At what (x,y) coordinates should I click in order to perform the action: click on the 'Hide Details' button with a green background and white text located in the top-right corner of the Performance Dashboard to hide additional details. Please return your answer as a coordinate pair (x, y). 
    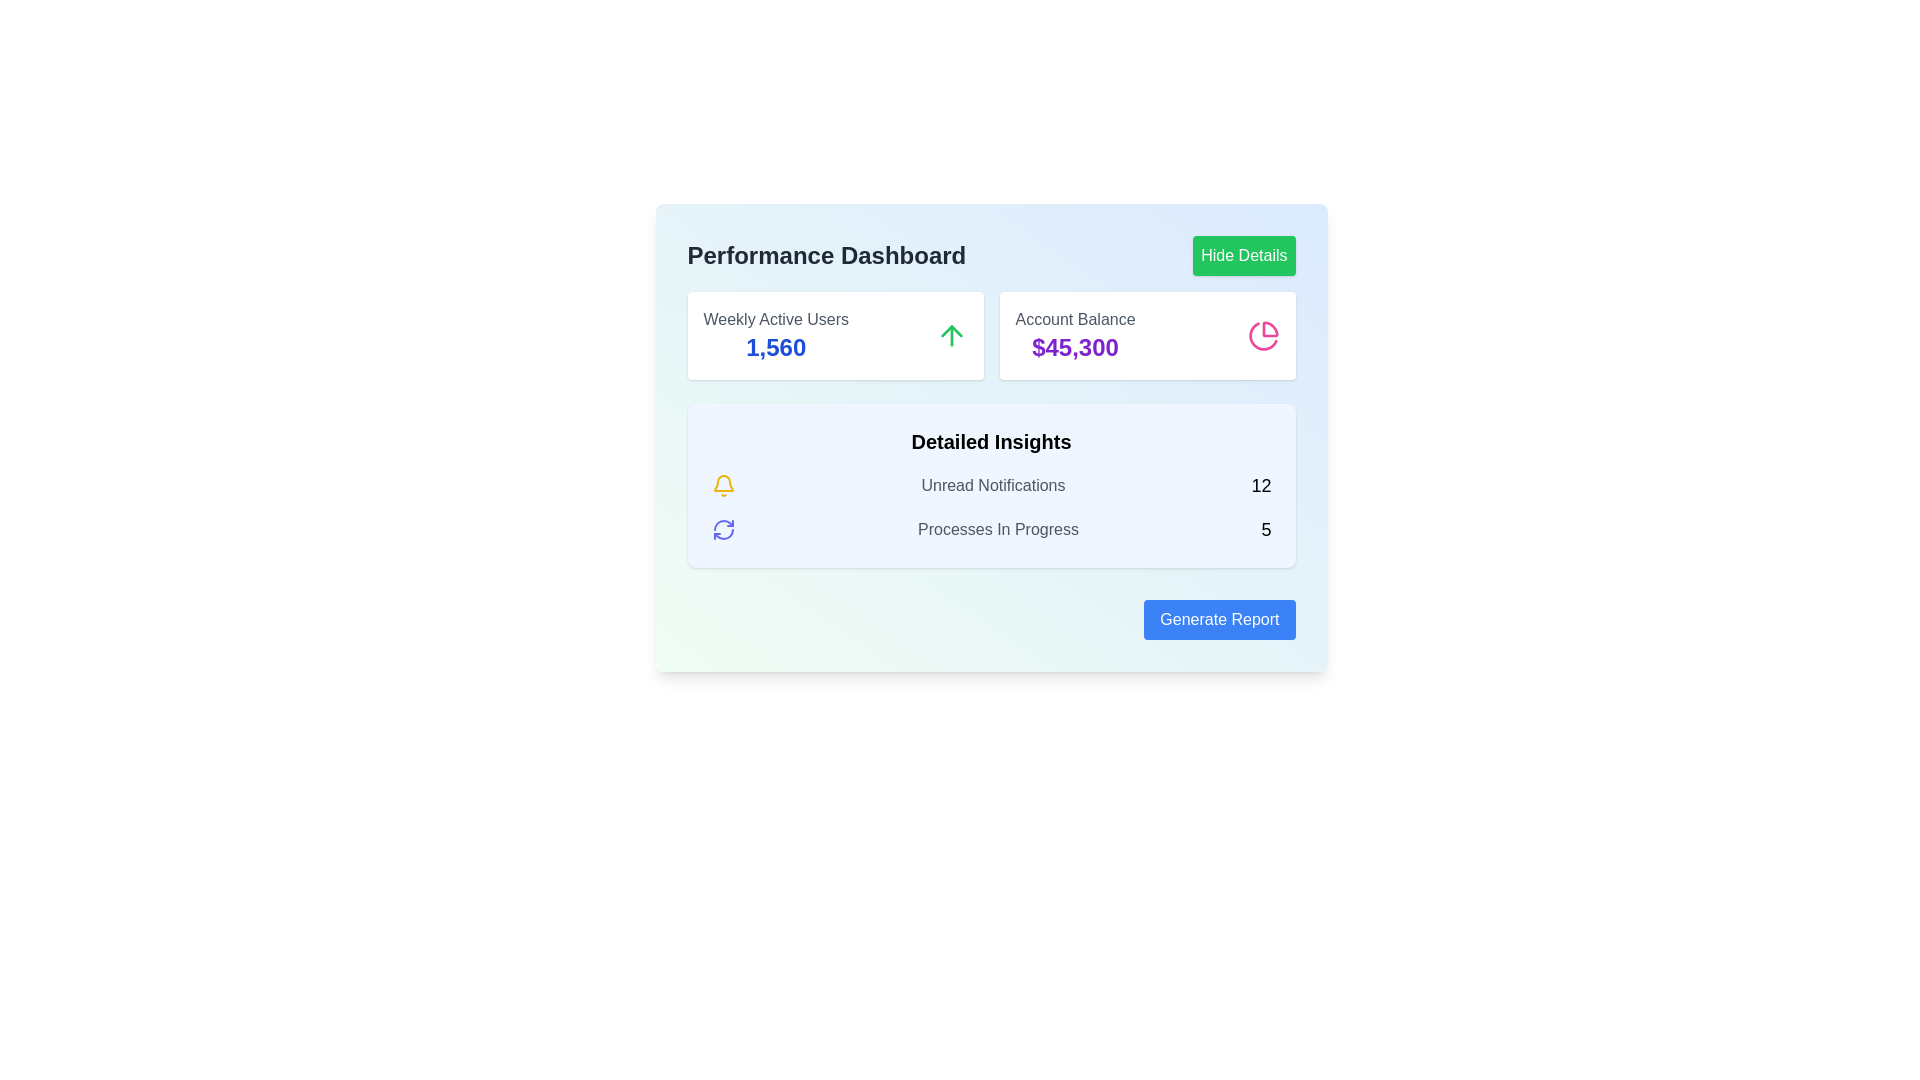
    Looking at the image, I should click on (1243, 254).